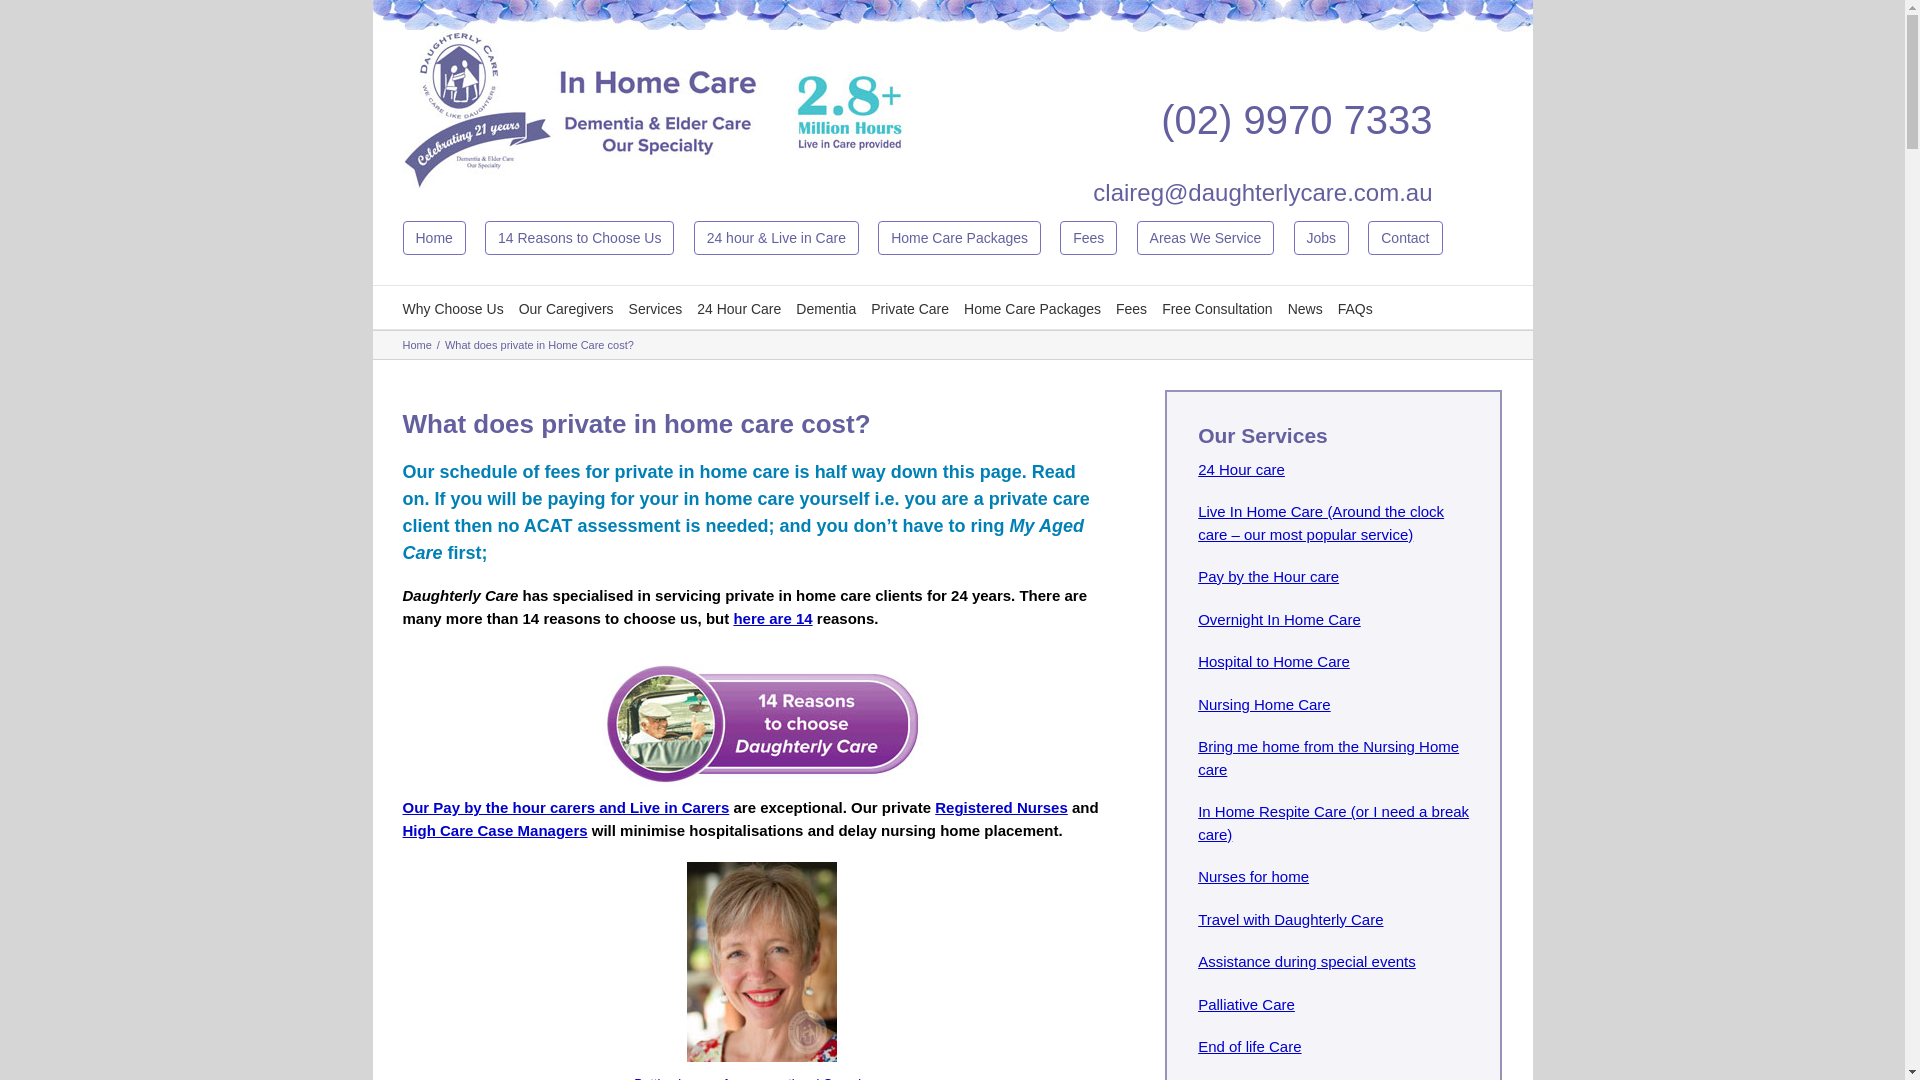  I want to click on '14 Reasons to Choose Us', so click(585, 235).